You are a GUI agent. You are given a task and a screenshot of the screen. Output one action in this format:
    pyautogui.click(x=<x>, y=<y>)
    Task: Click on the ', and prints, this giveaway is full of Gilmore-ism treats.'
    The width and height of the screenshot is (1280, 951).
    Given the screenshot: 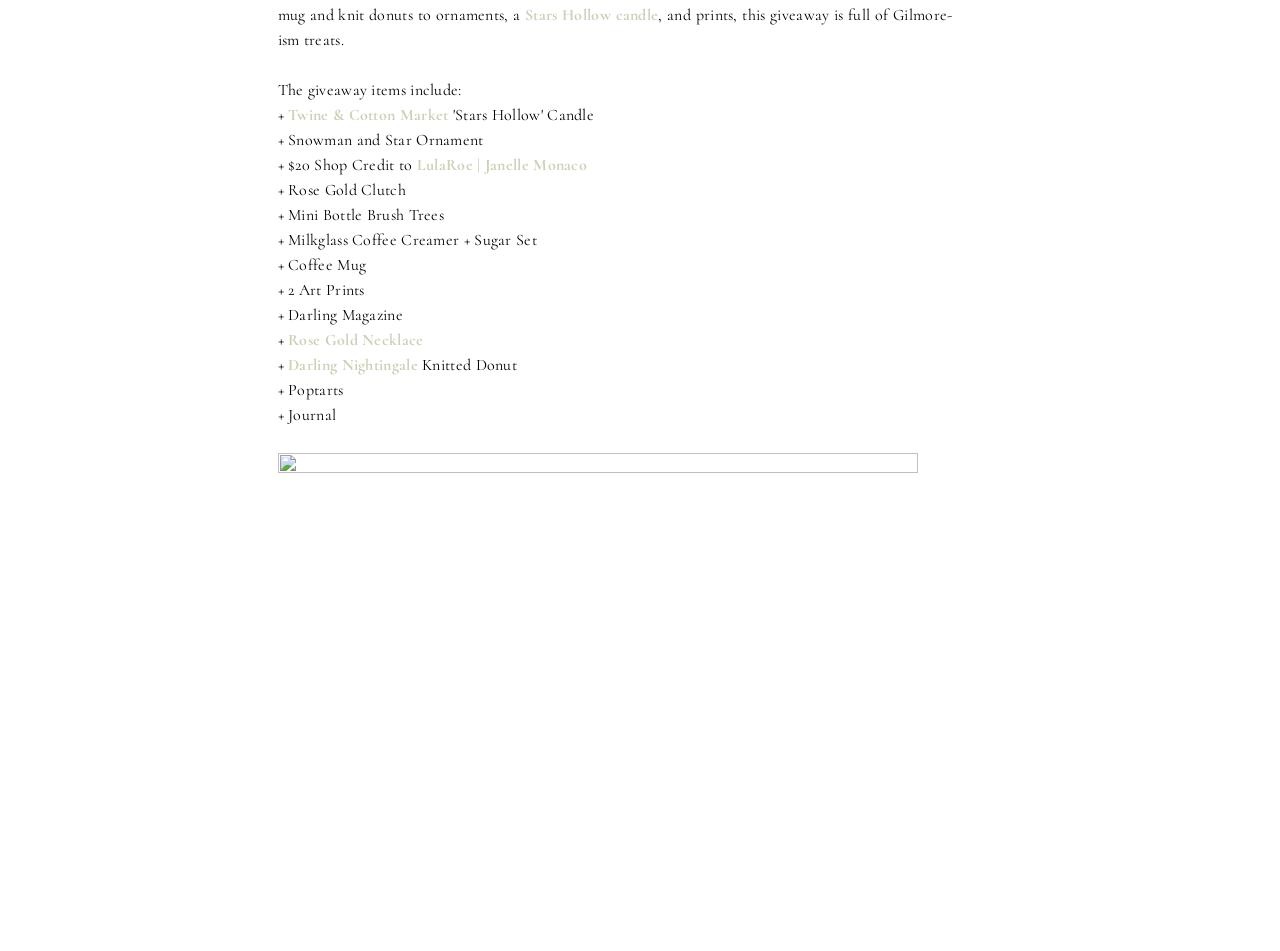 What is the action you would take?
    pyautogui.click(x=613, y=26)
    